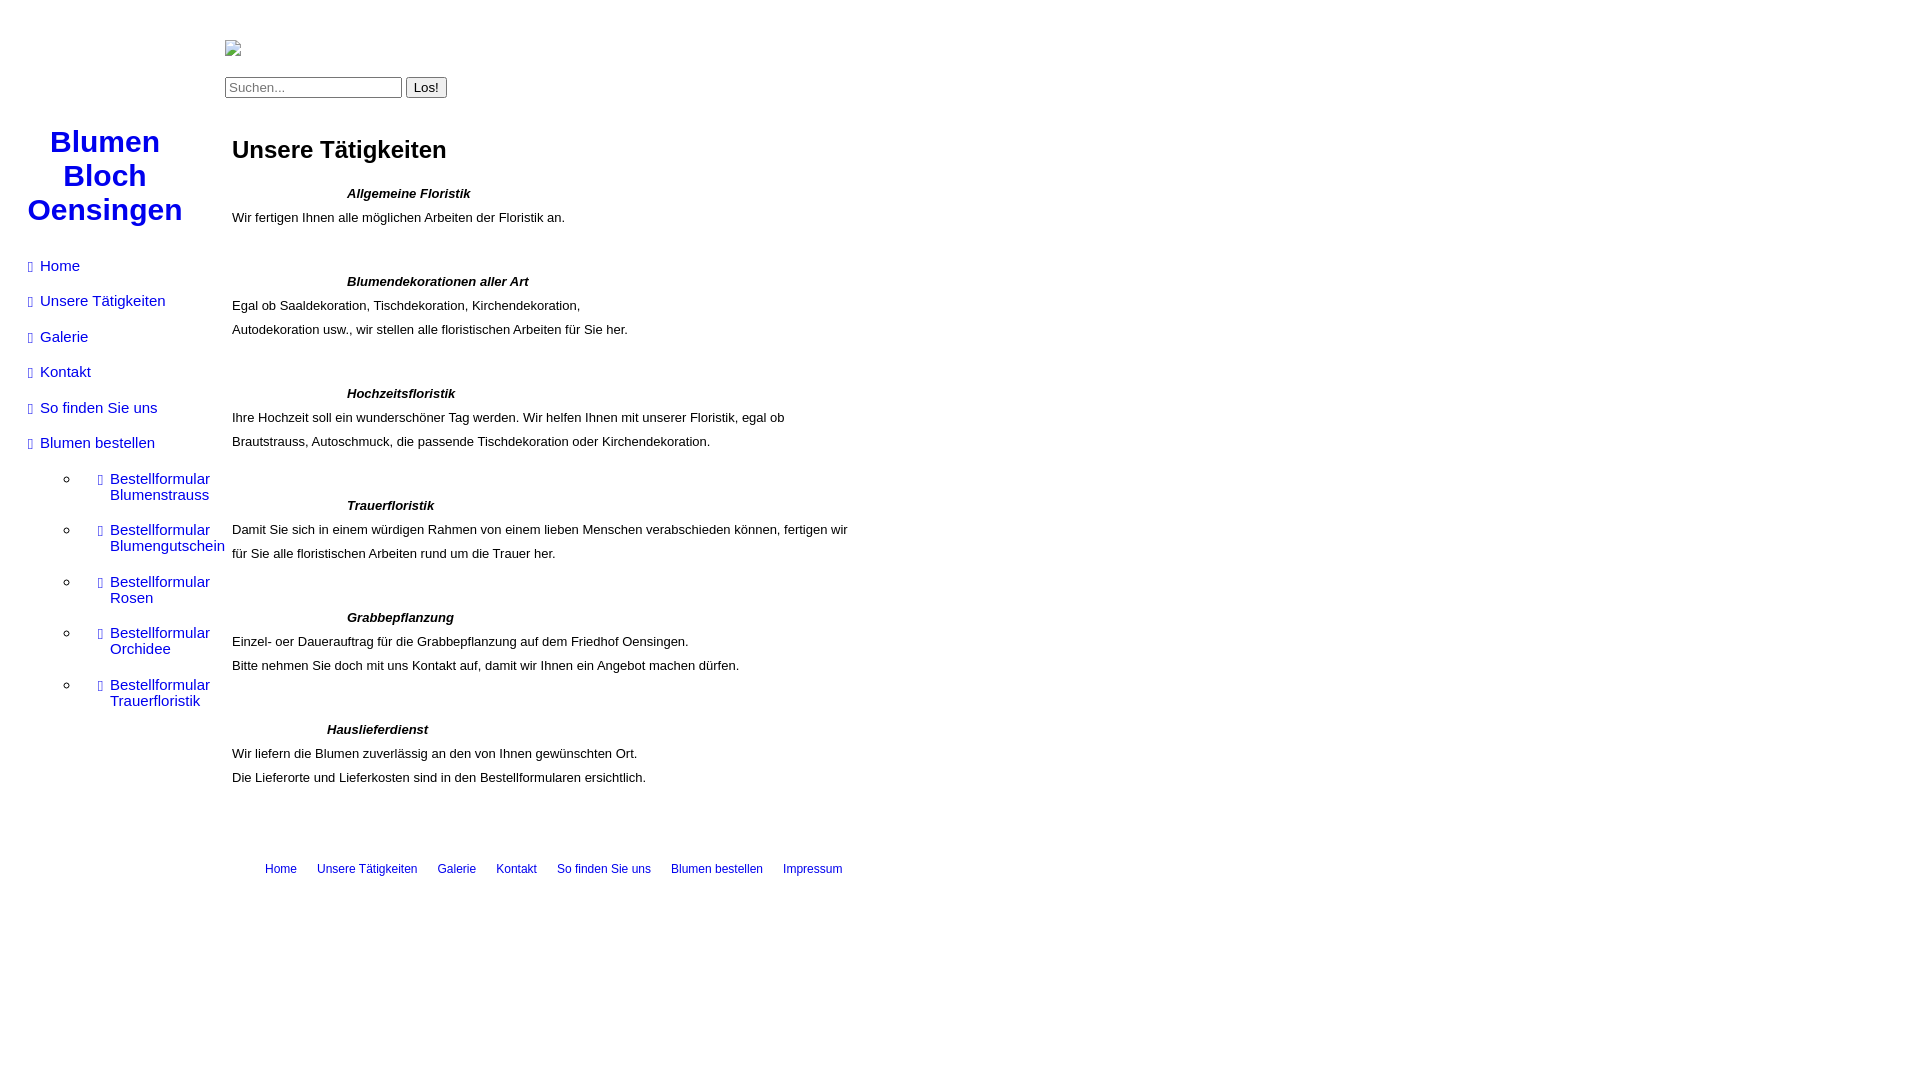 The image size is (1920, 1080). Describe the element at coordinates (18, 371) in the screenshot. I see `'Kontakt'` at that location.